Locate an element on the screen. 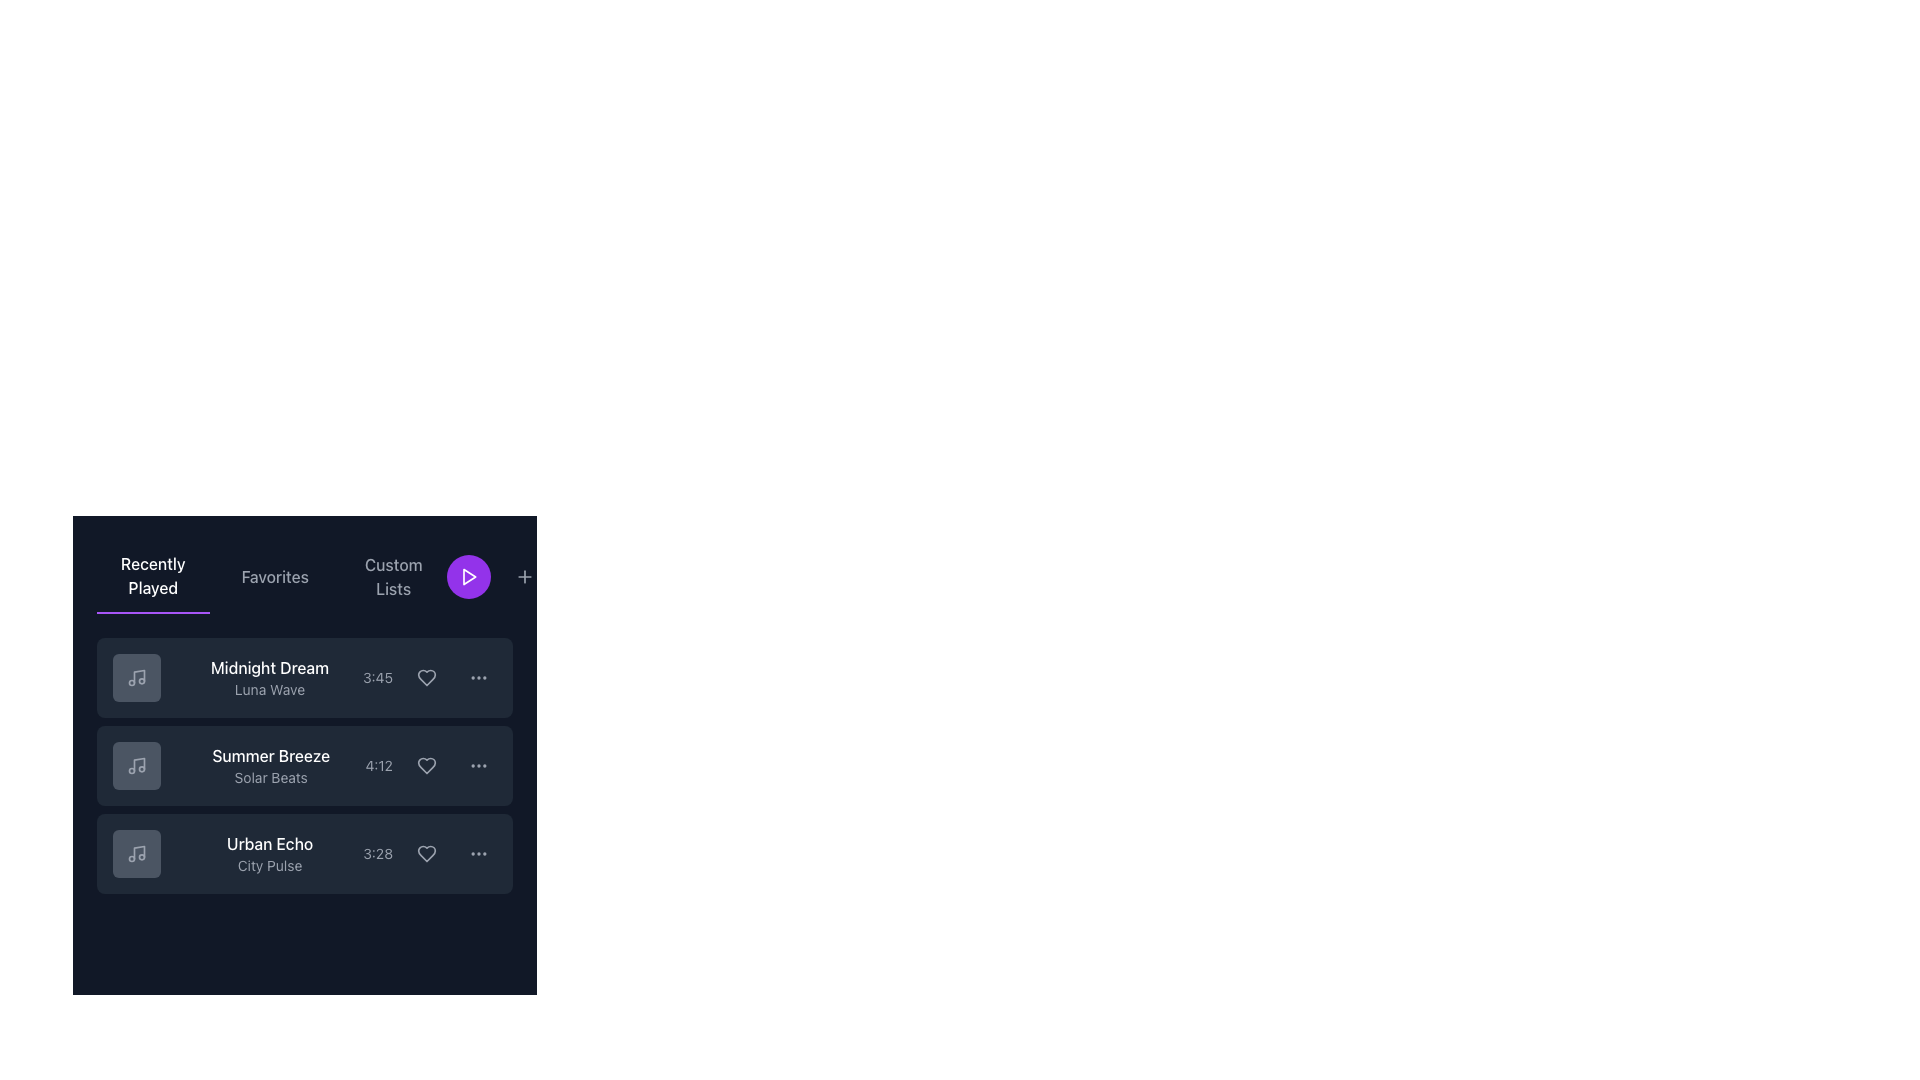  the play control icon located inside the rounded purple button at the top-right corner of the interface is located at coordinates (467, 577).